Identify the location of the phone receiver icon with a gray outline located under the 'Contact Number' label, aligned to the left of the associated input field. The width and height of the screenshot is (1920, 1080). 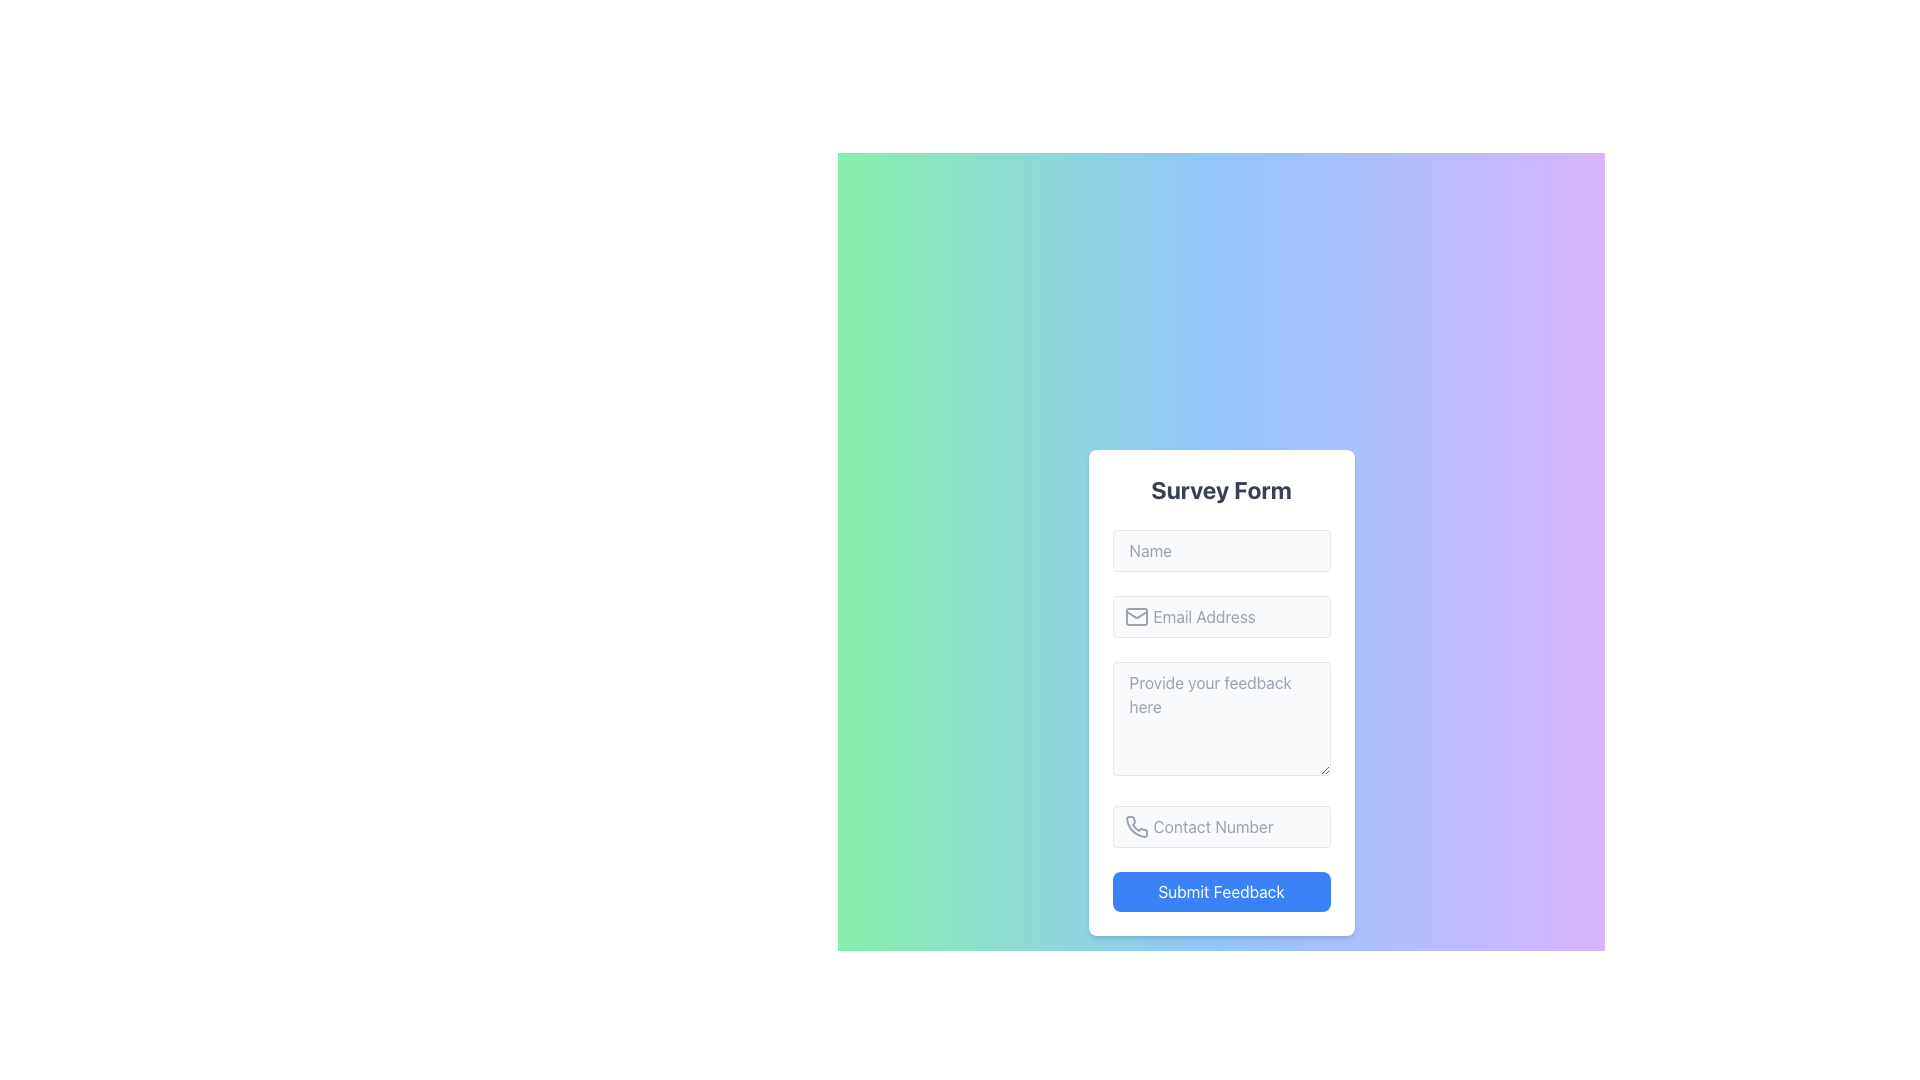
(1136, 826).